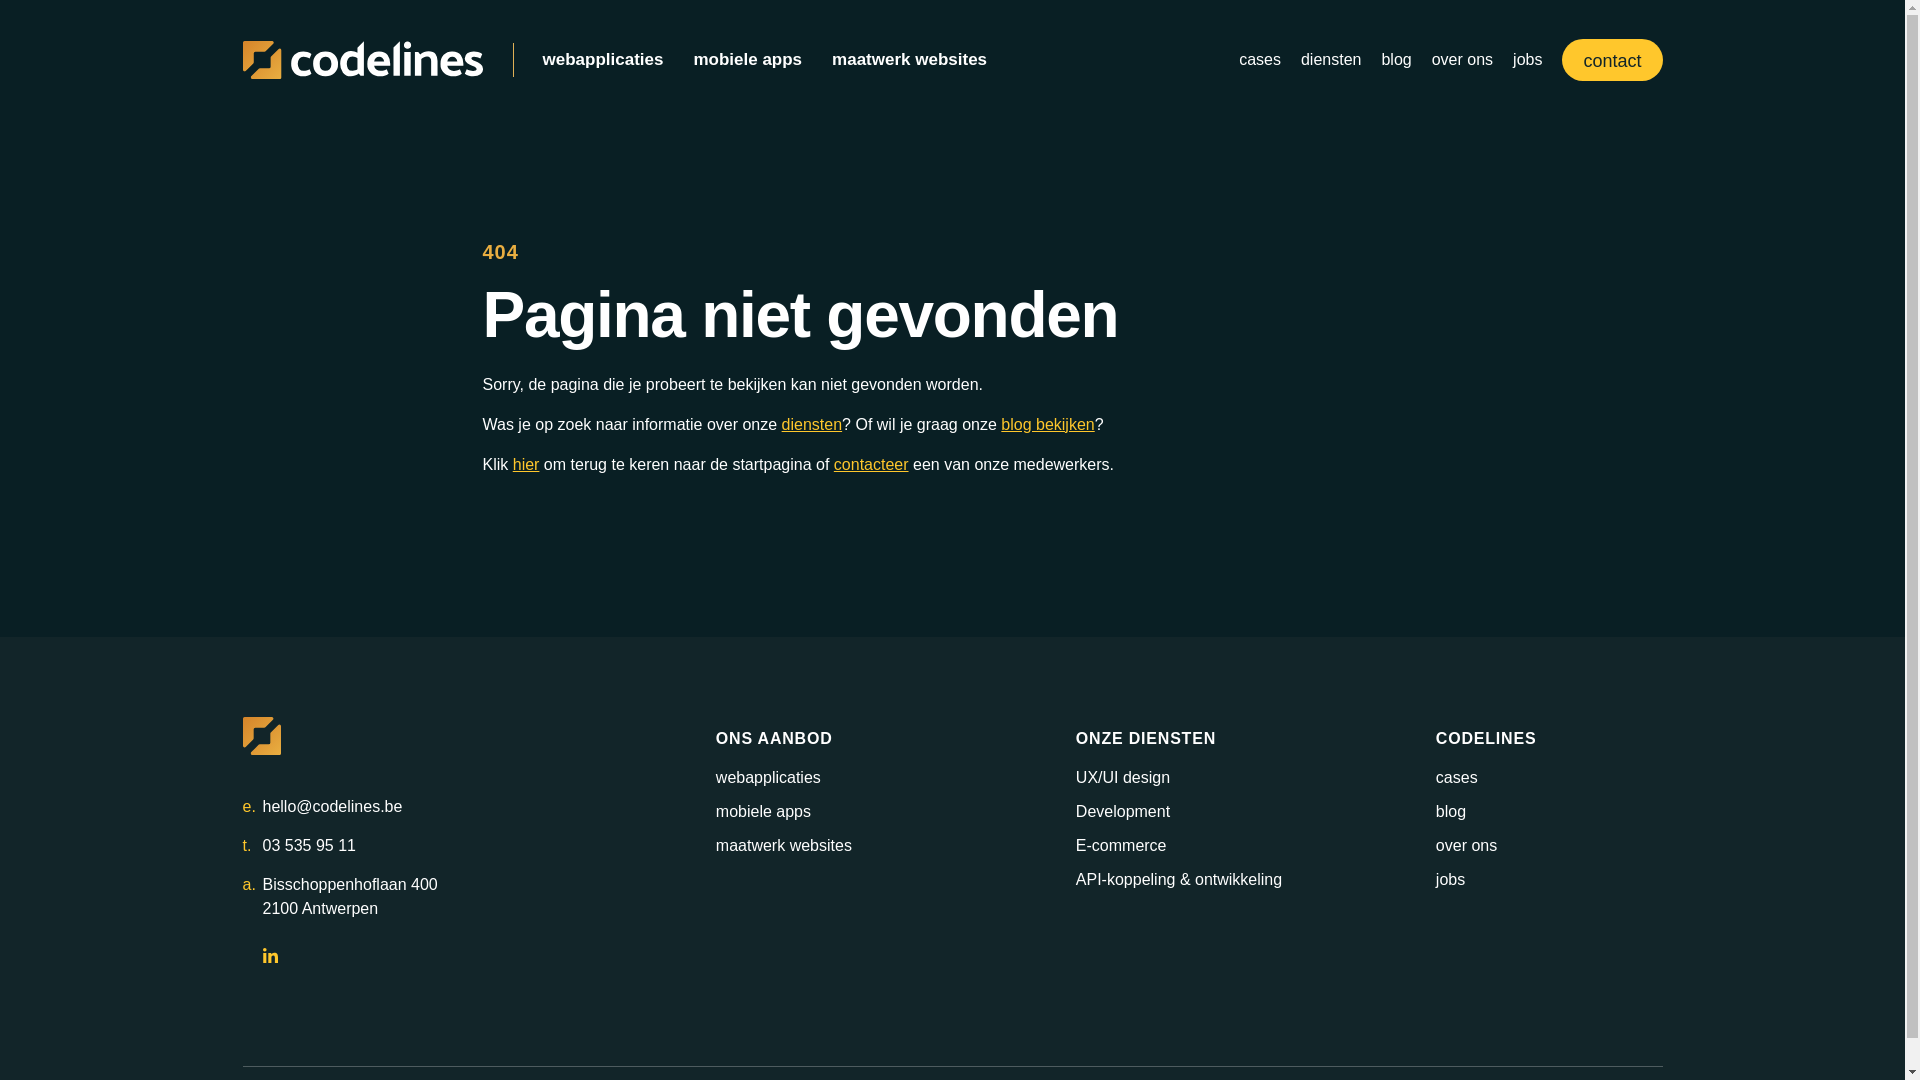 The height and width of the screenshot is (1080, 1920). What do you see at coordinates (307, 845) in the screenshot?
I see `'03 535 95 11'` at bounding box center [307, 845].